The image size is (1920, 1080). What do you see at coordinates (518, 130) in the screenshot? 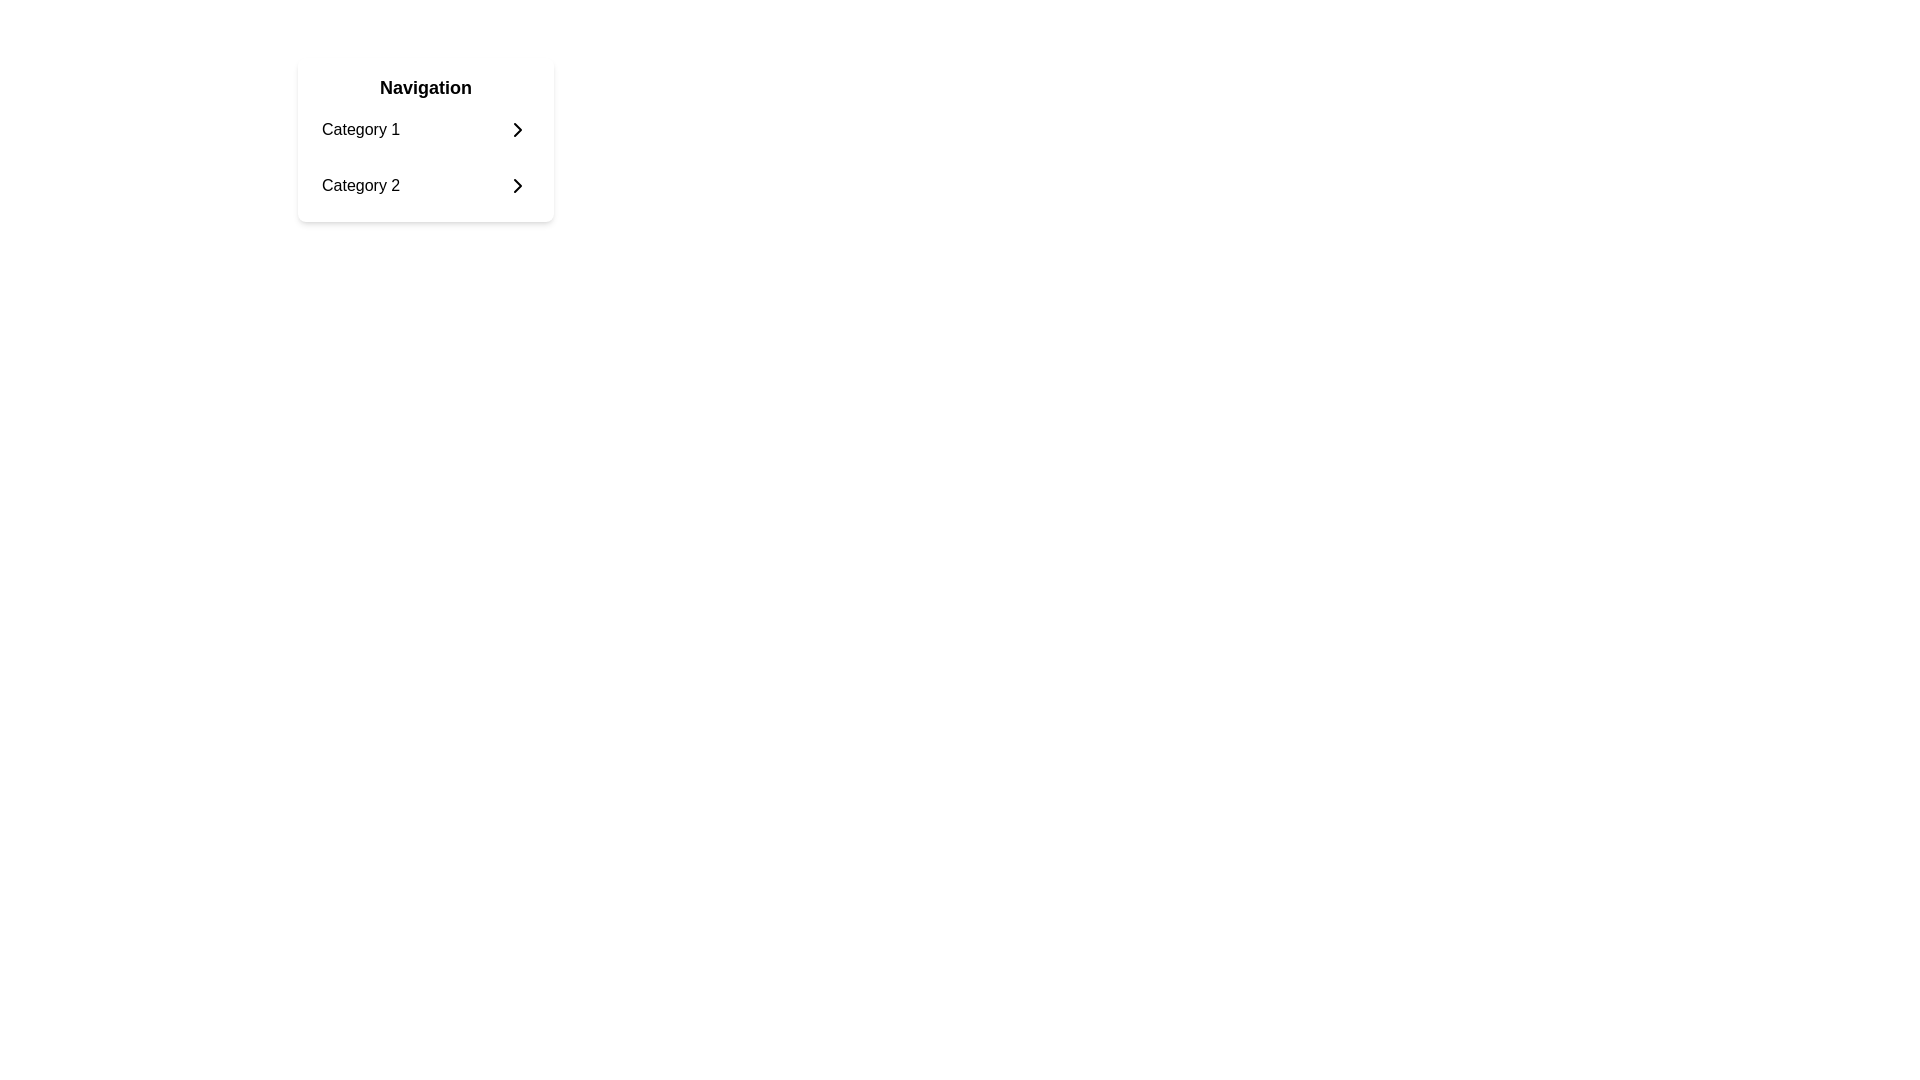
I see `the chevron icon located to the right of 'Category 1' in the vertical menu for feedback` at bounding box center [518, 130].